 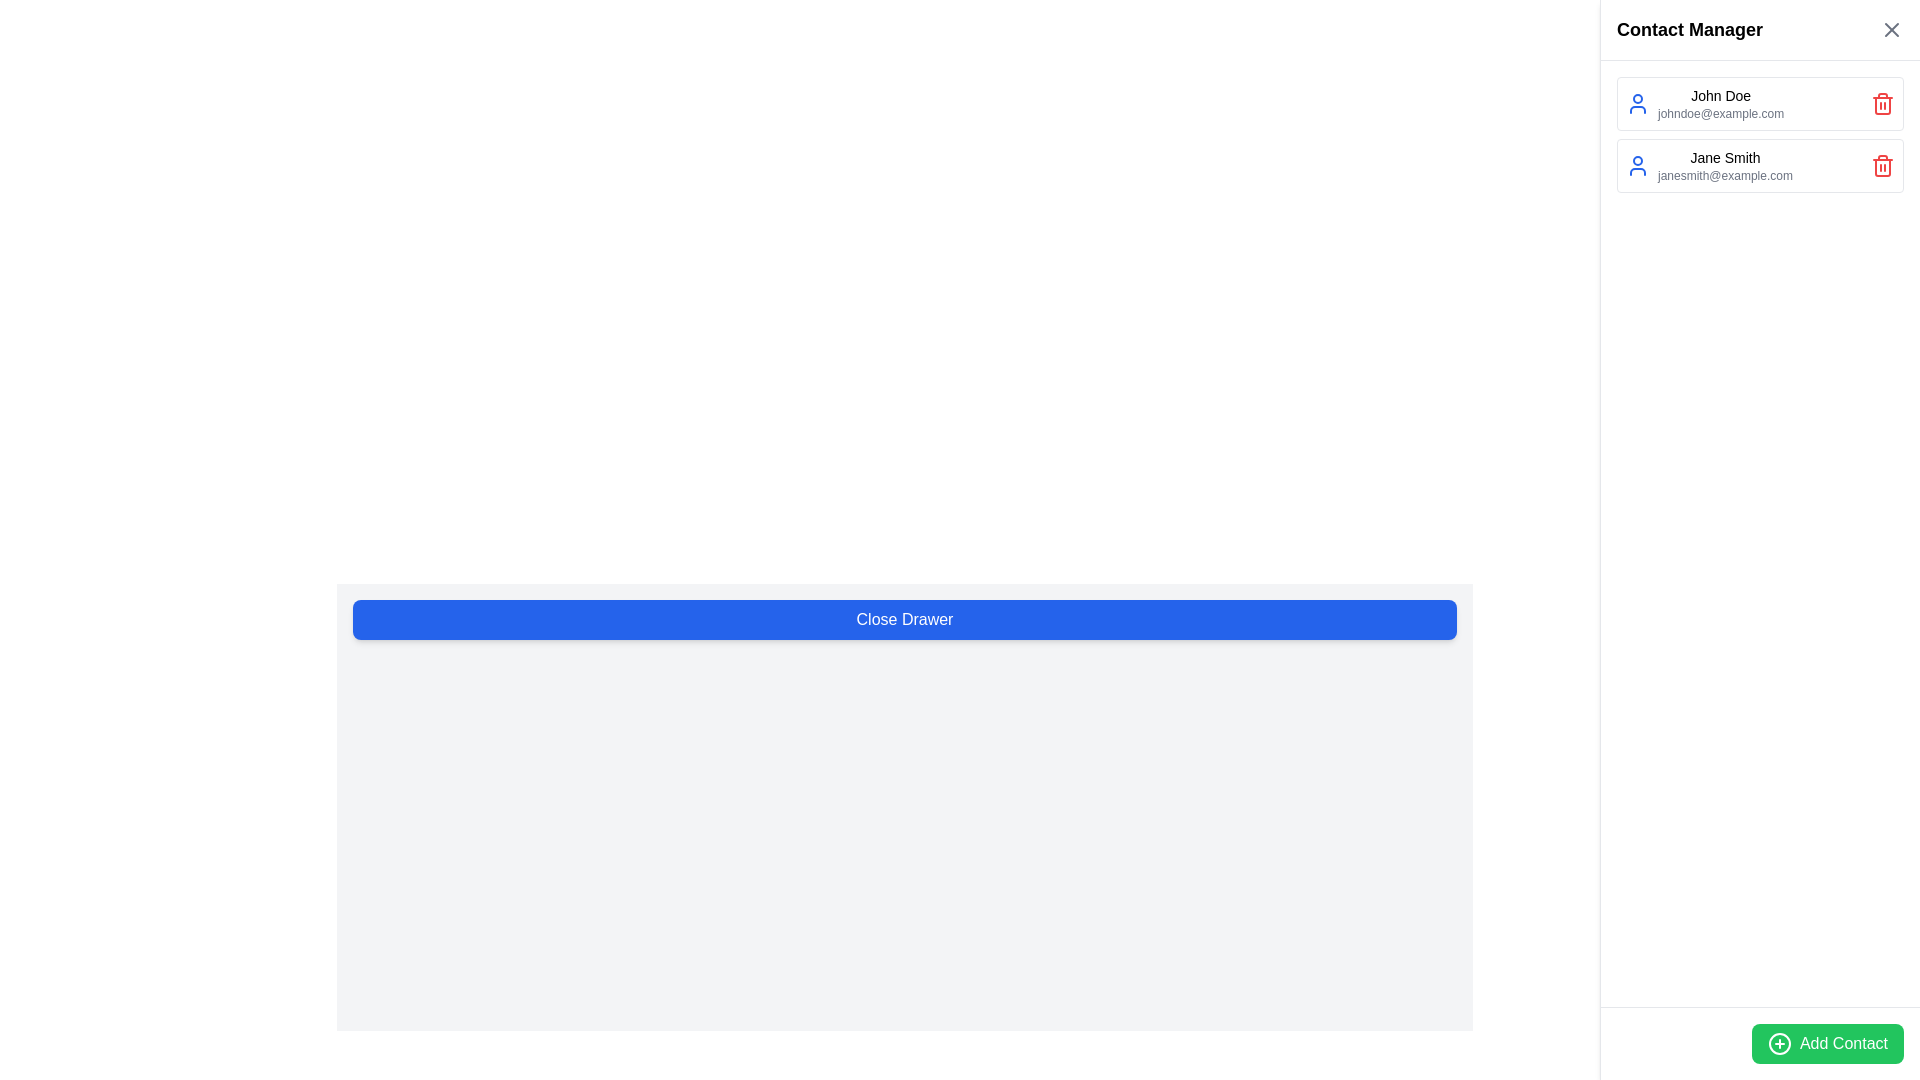 What do you see at coordinates (1720, 114) in the screenshot?
I see `the non-interactive email address label located beneath 'John Doe' in the 'Contact Manager' panel` at bounding box center [1720, 114].